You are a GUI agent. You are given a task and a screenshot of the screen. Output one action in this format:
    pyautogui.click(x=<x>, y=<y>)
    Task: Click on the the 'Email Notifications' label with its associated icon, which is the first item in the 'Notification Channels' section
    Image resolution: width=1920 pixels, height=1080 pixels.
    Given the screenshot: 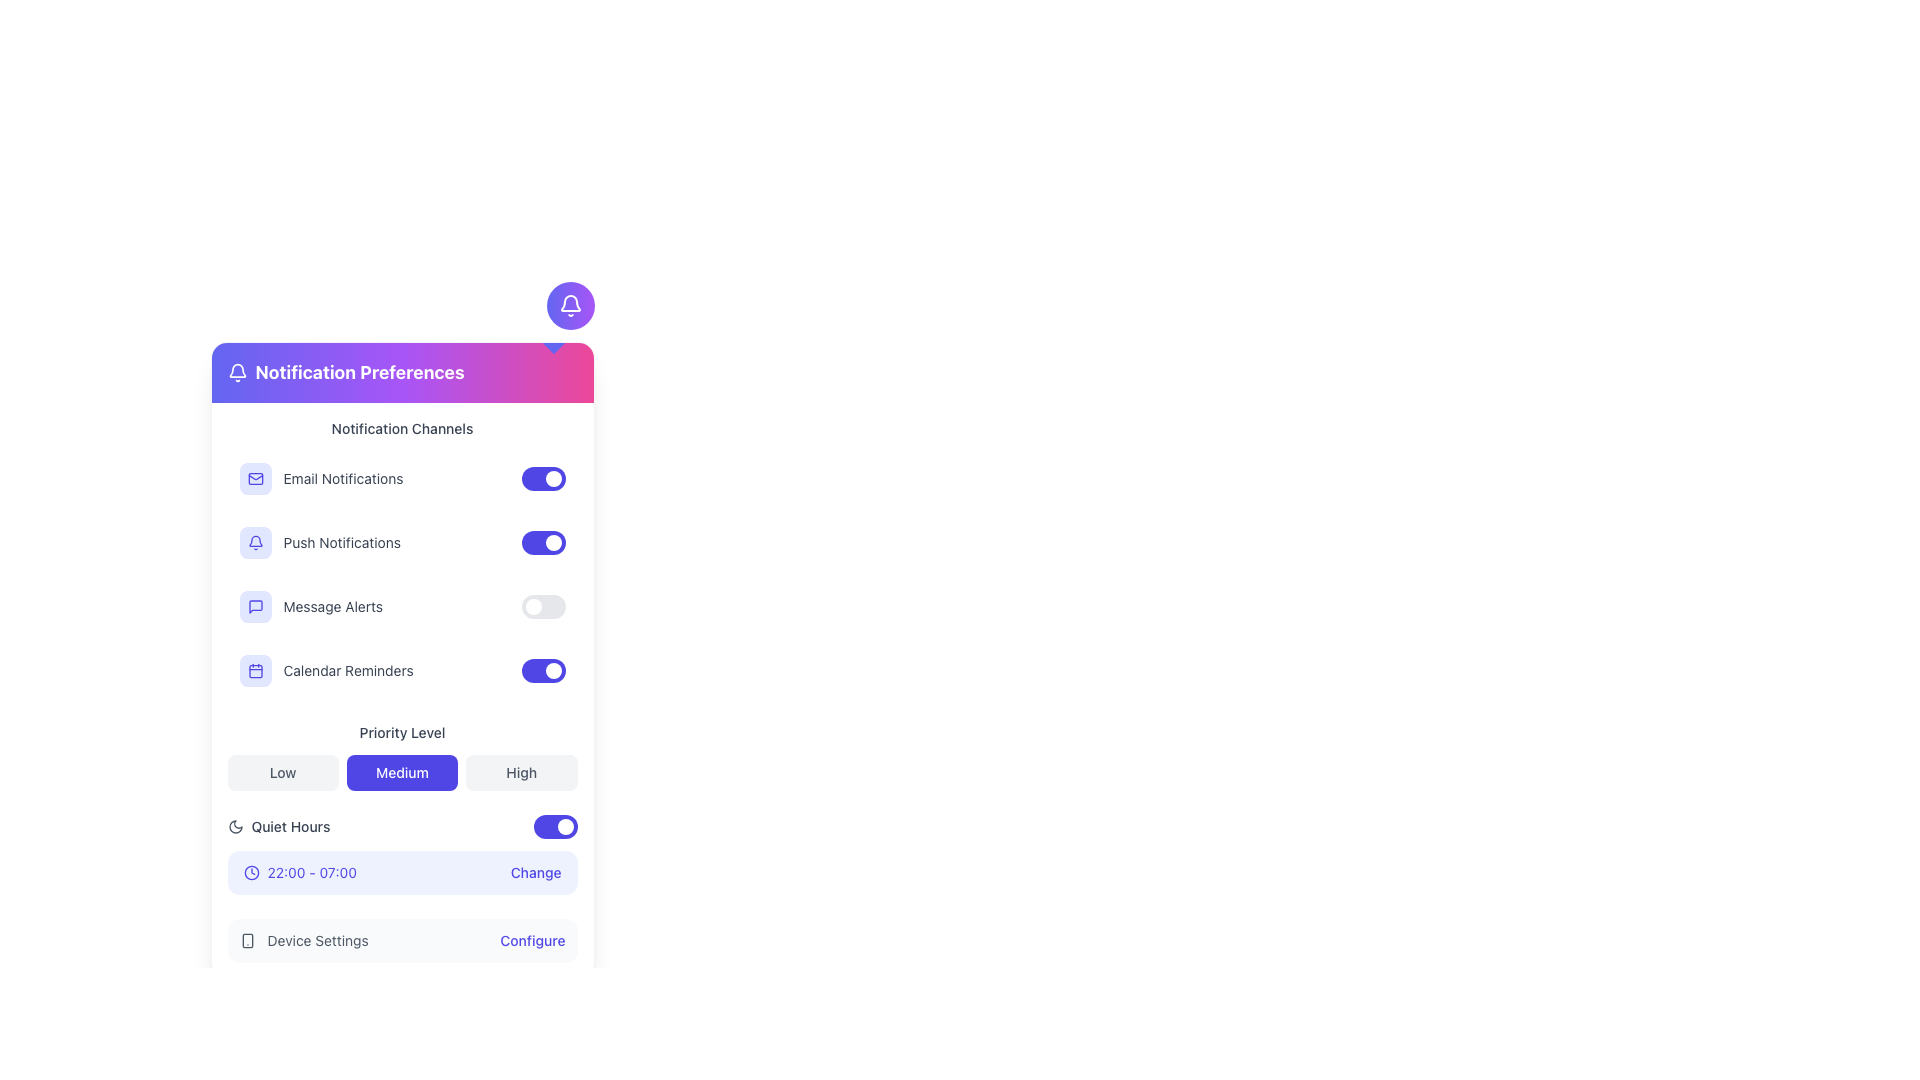 What is the action you would take?
    pyautogui.click(x=321, y=478)
    